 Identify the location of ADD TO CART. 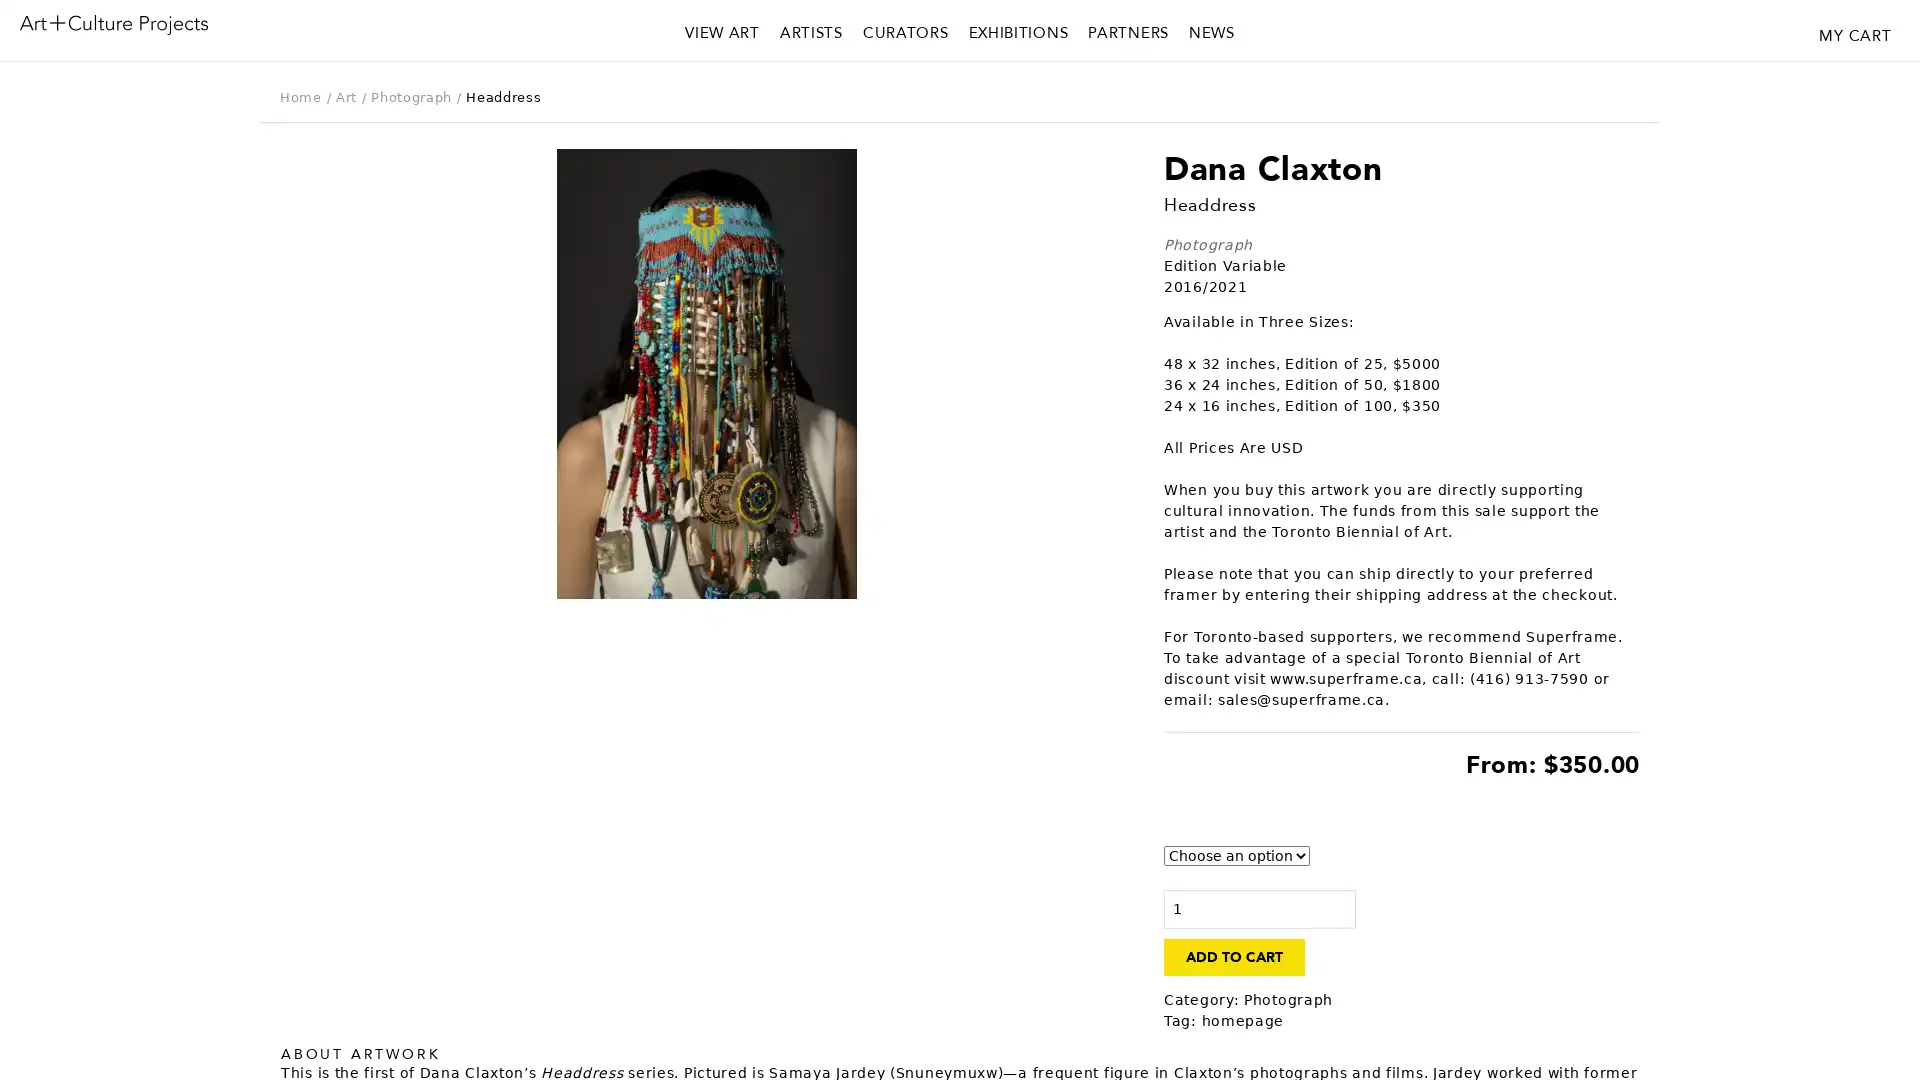
(1233, 956).